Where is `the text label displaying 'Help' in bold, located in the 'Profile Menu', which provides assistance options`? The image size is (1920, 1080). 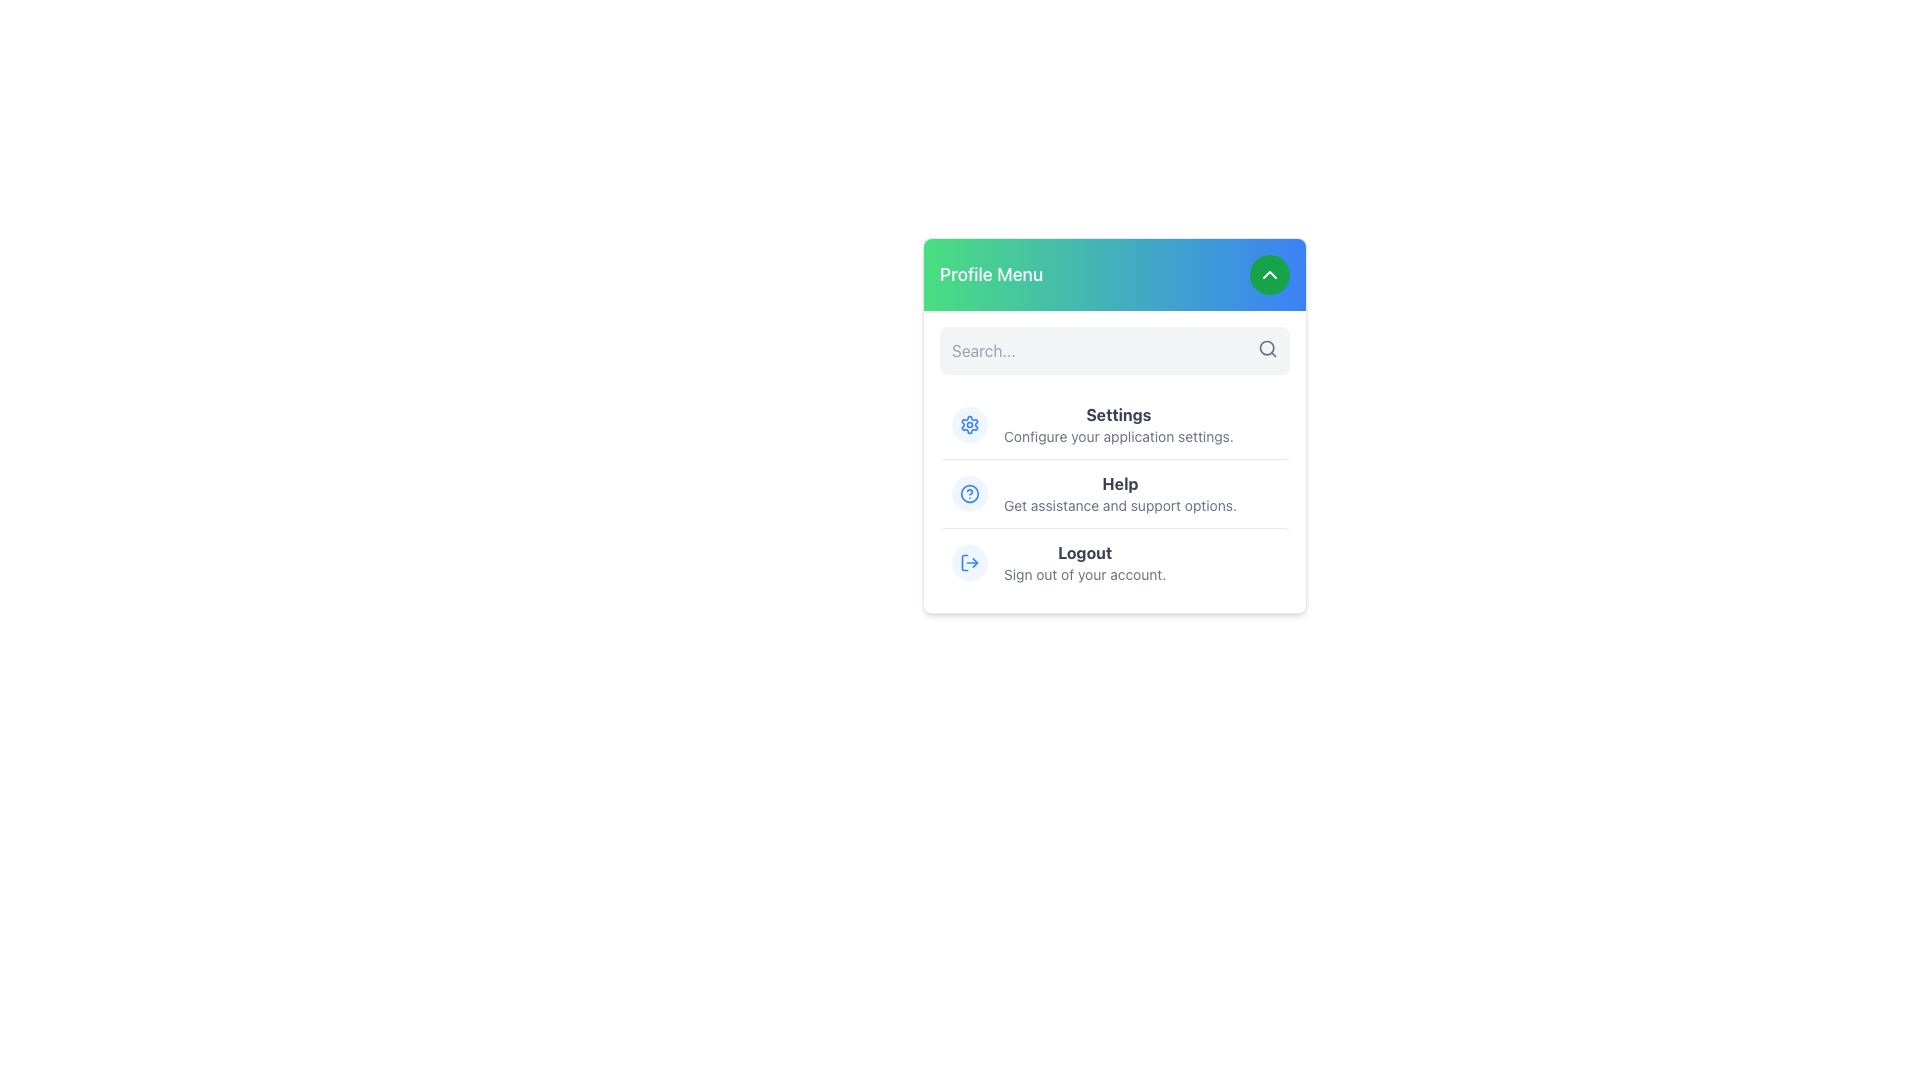 the text label displaying 'Help' in bold, located in the 'Profile Menu', which provides assistance options is located at coordinates (1120, 493).